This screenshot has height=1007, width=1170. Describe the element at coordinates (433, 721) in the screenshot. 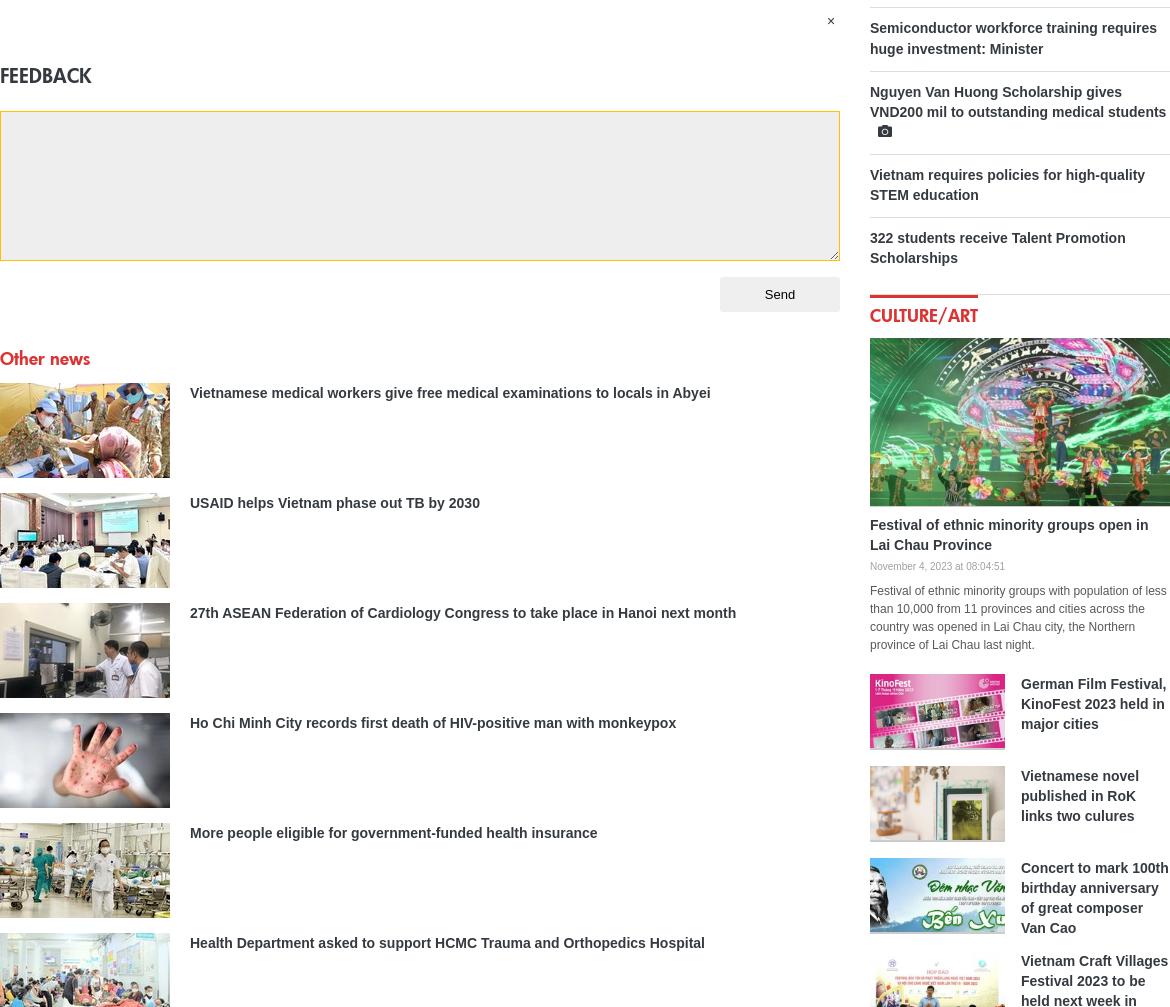

I see `'Ho Chi Minh City records first death of HIV-positive man with monkeypox'` at that location.